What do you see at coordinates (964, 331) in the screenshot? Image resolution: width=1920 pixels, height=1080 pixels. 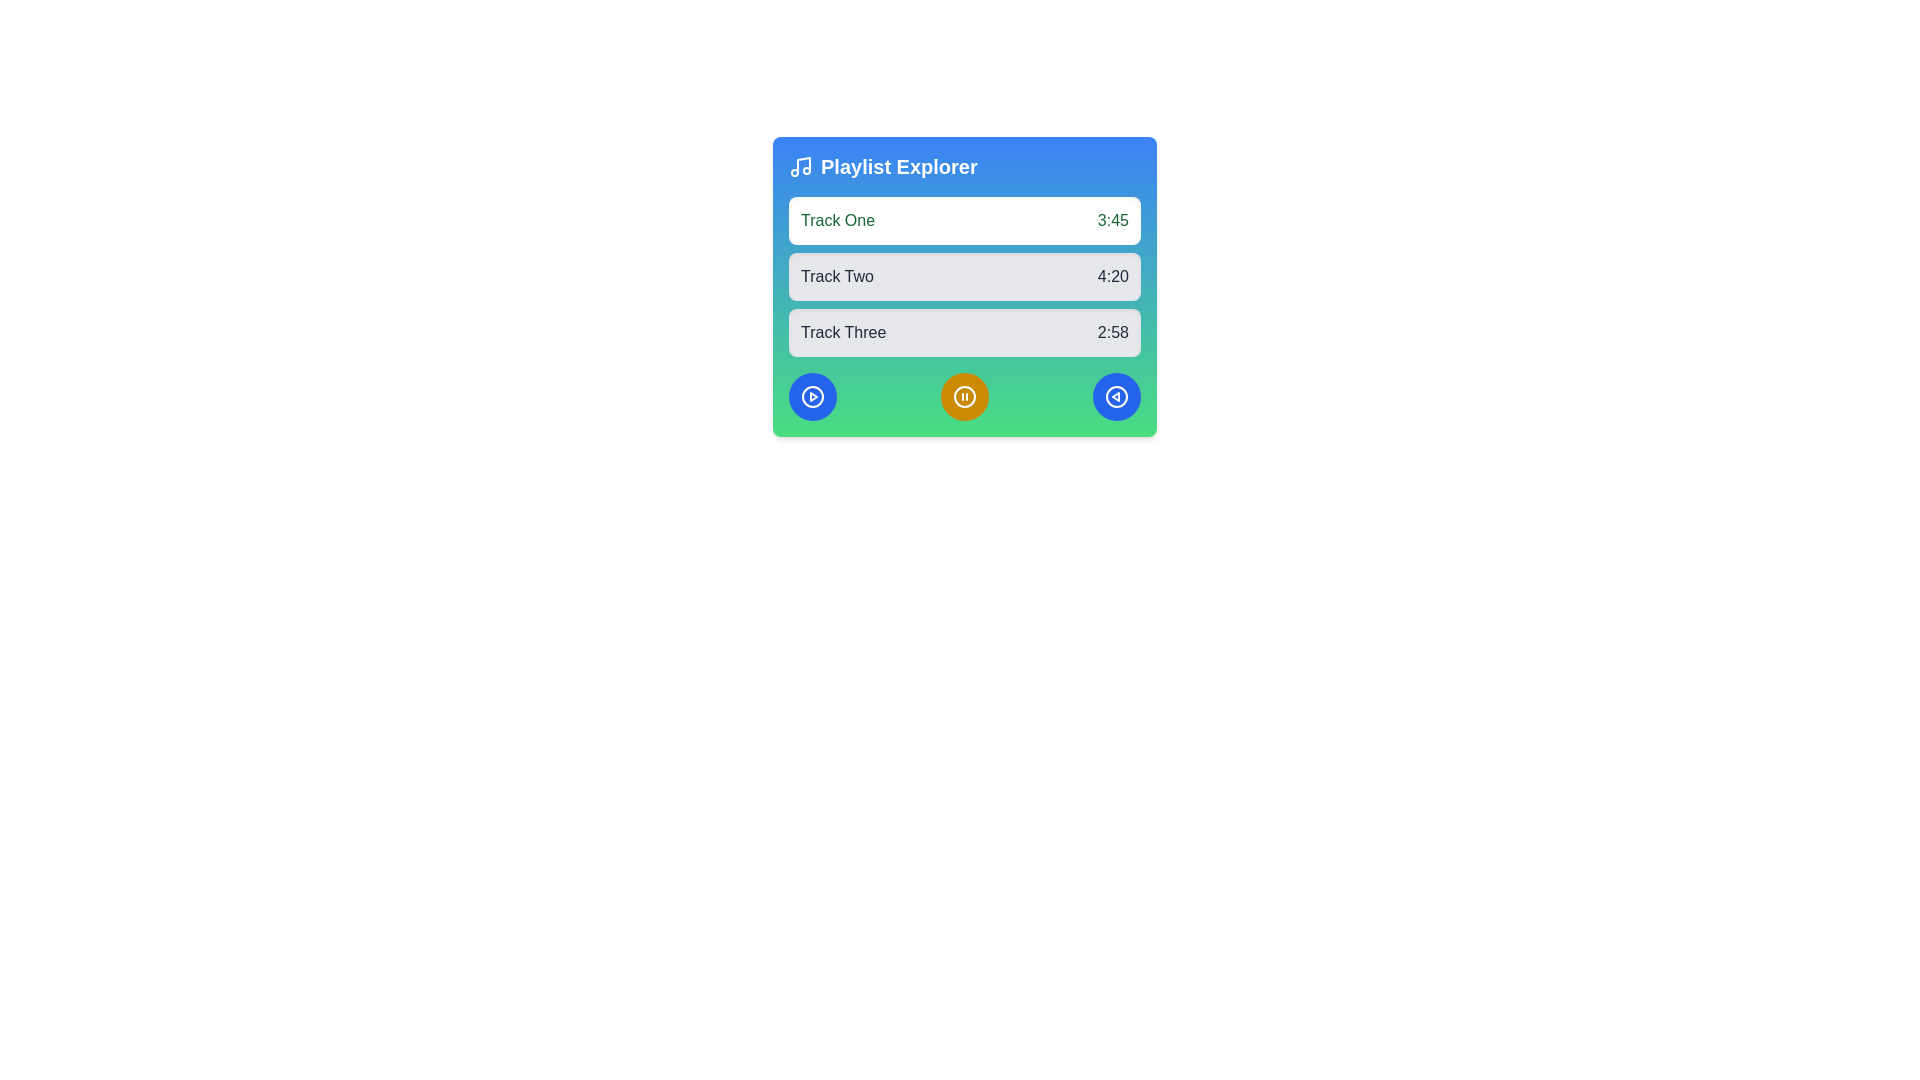 I see `the list item labeled 'Track Three' with a duration of '2:58'` at bounding box center [964, 331].